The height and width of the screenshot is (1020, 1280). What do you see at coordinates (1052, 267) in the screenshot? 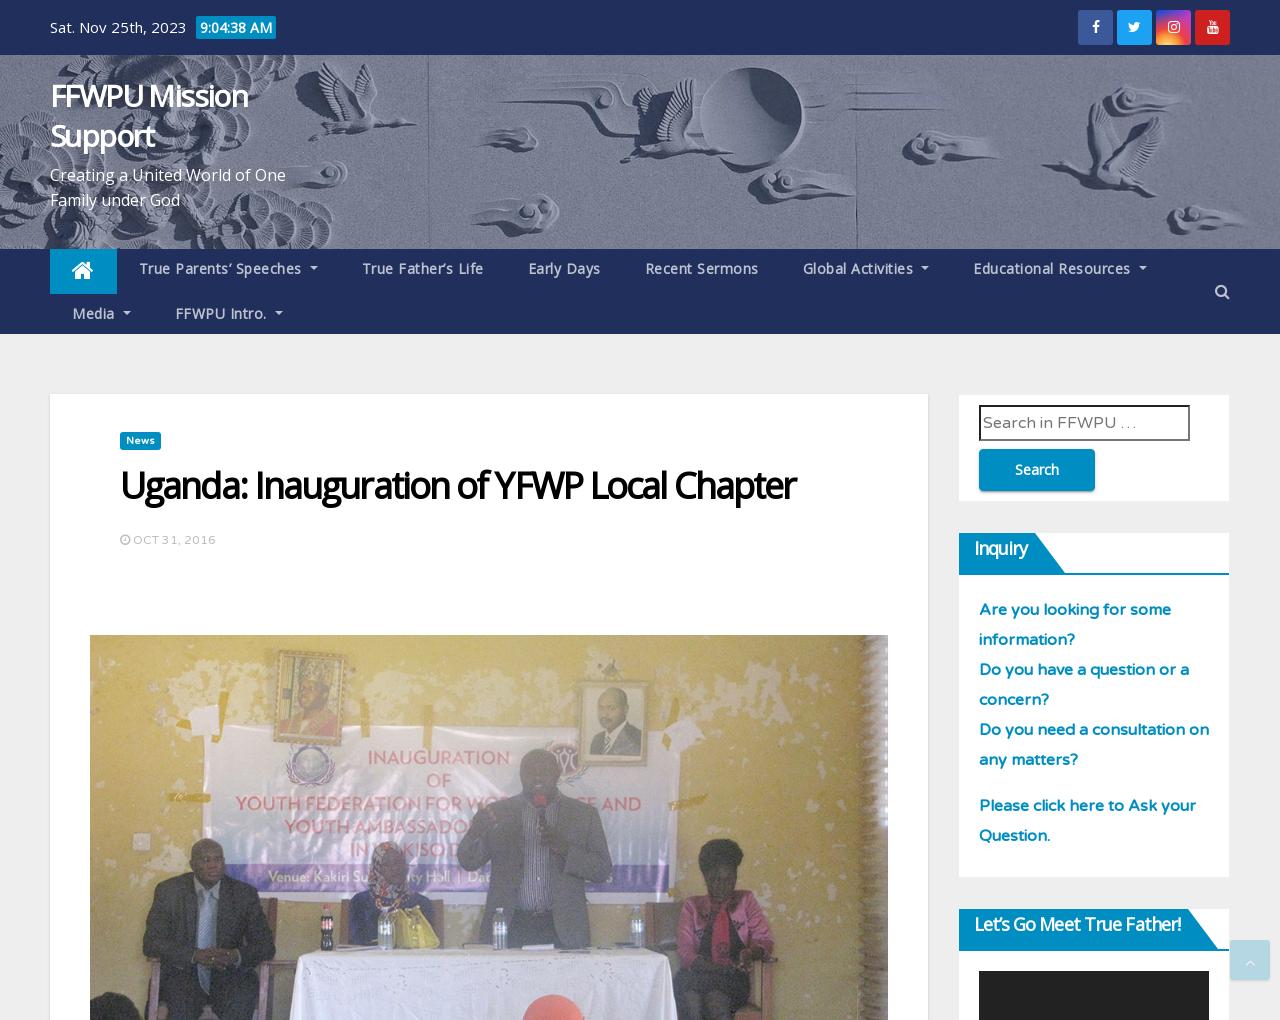
I see `'Educational Resources'` at bounding box center [1052, 267].